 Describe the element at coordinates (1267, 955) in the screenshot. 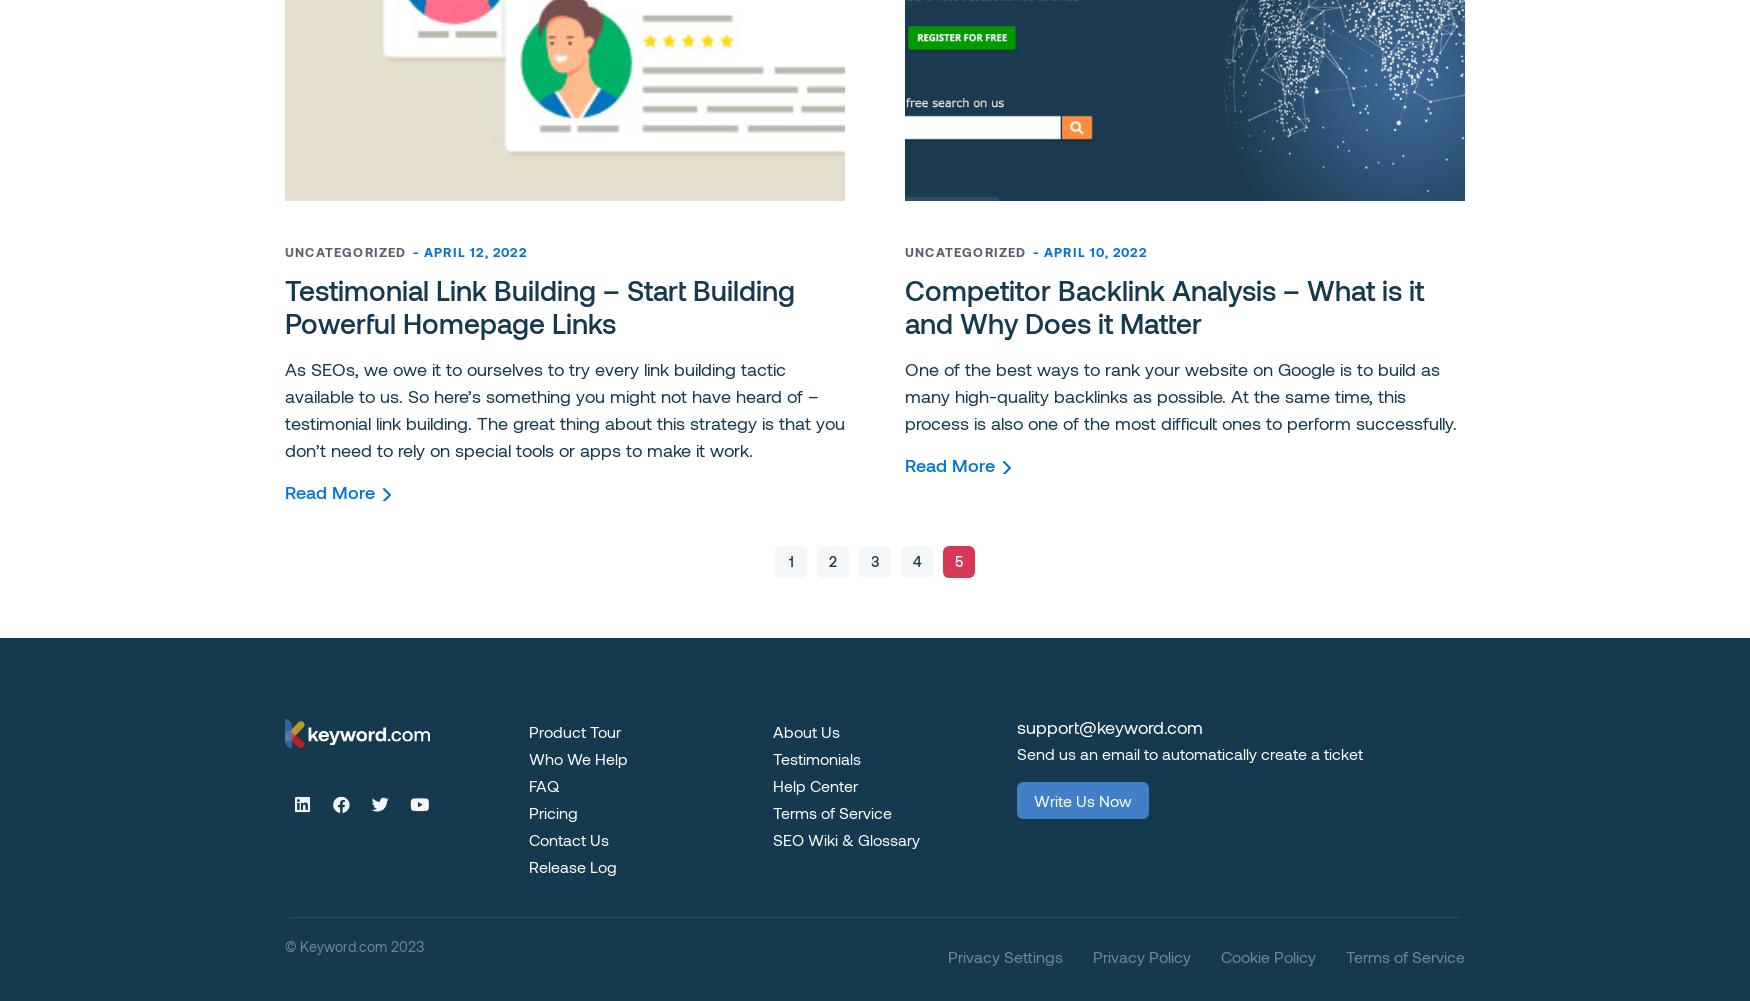

I see `'Cookie Policy'` at that location.